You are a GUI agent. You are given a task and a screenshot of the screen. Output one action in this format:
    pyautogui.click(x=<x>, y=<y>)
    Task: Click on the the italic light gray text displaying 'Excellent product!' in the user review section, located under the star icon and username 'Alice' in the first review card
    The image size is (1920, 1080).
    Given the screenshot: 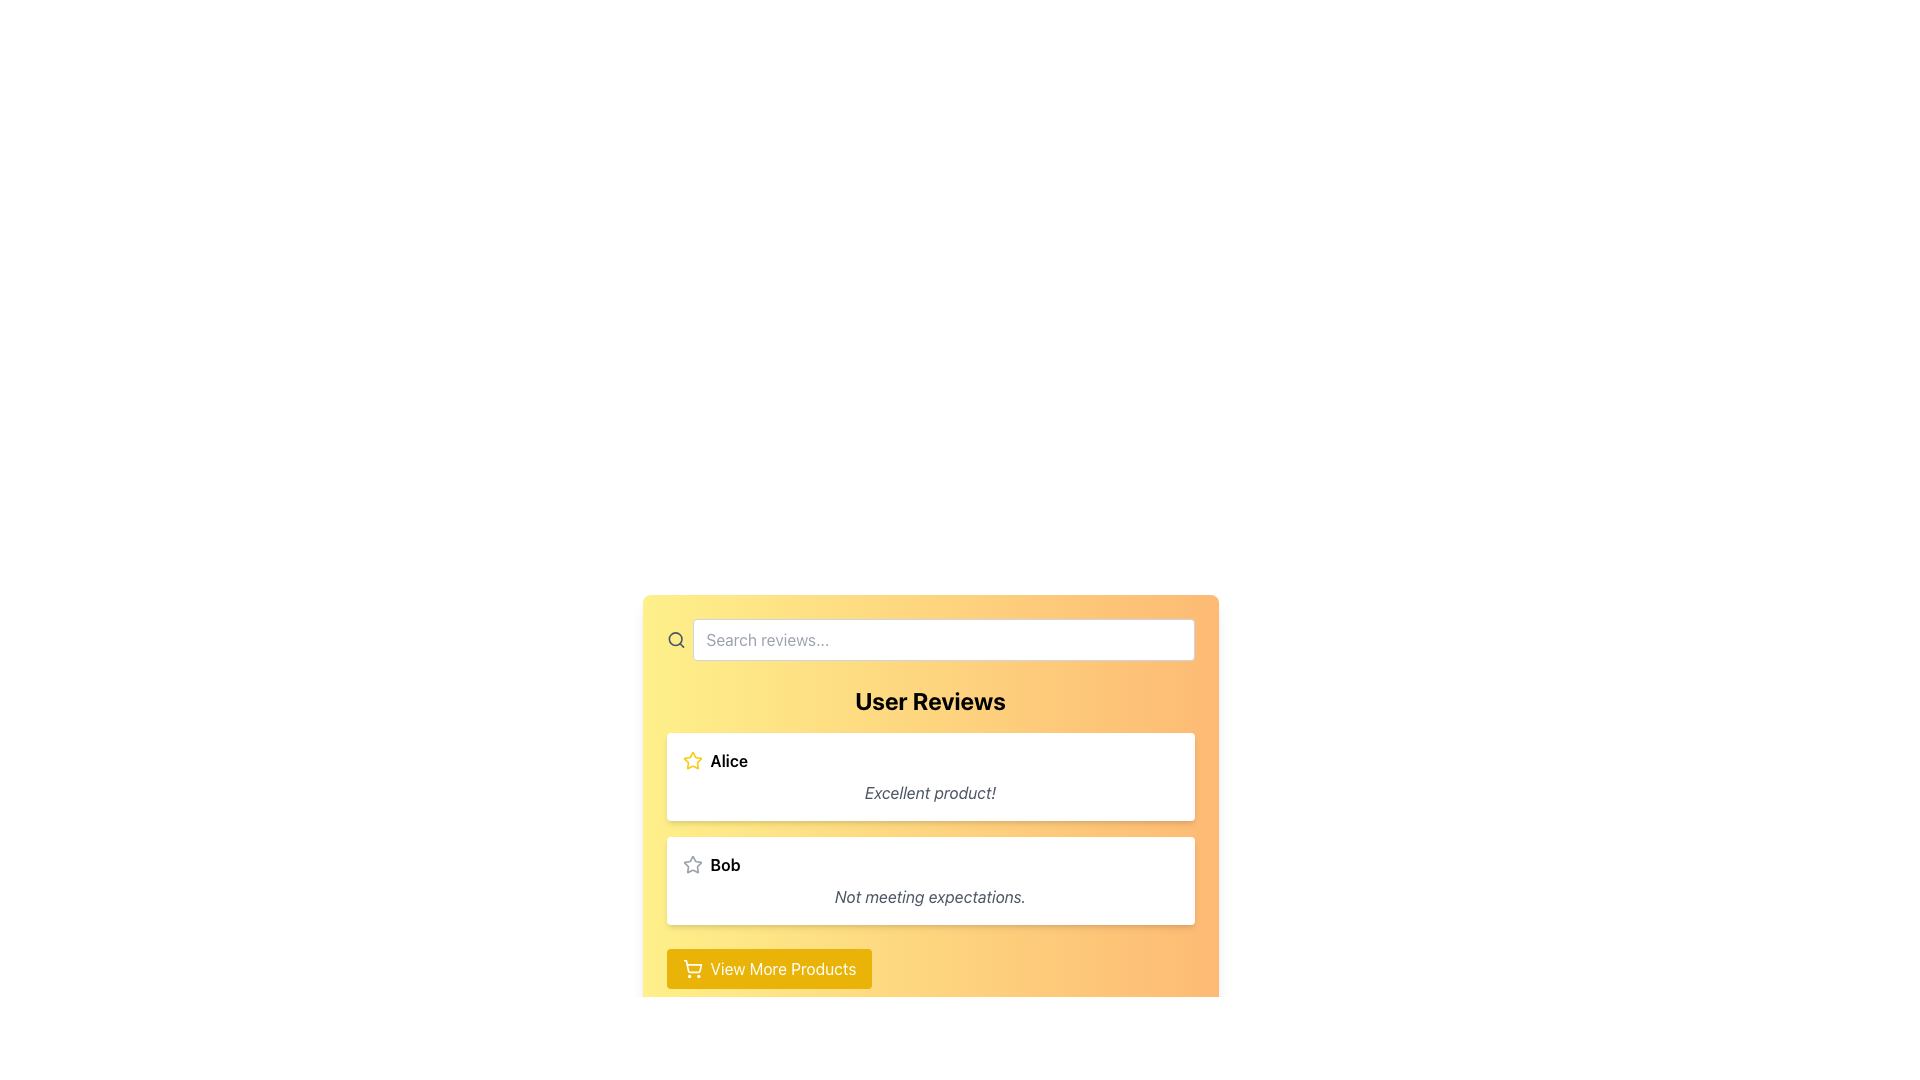 What is the action you would take?
    pyautogui.click(x=929, y=792)
    